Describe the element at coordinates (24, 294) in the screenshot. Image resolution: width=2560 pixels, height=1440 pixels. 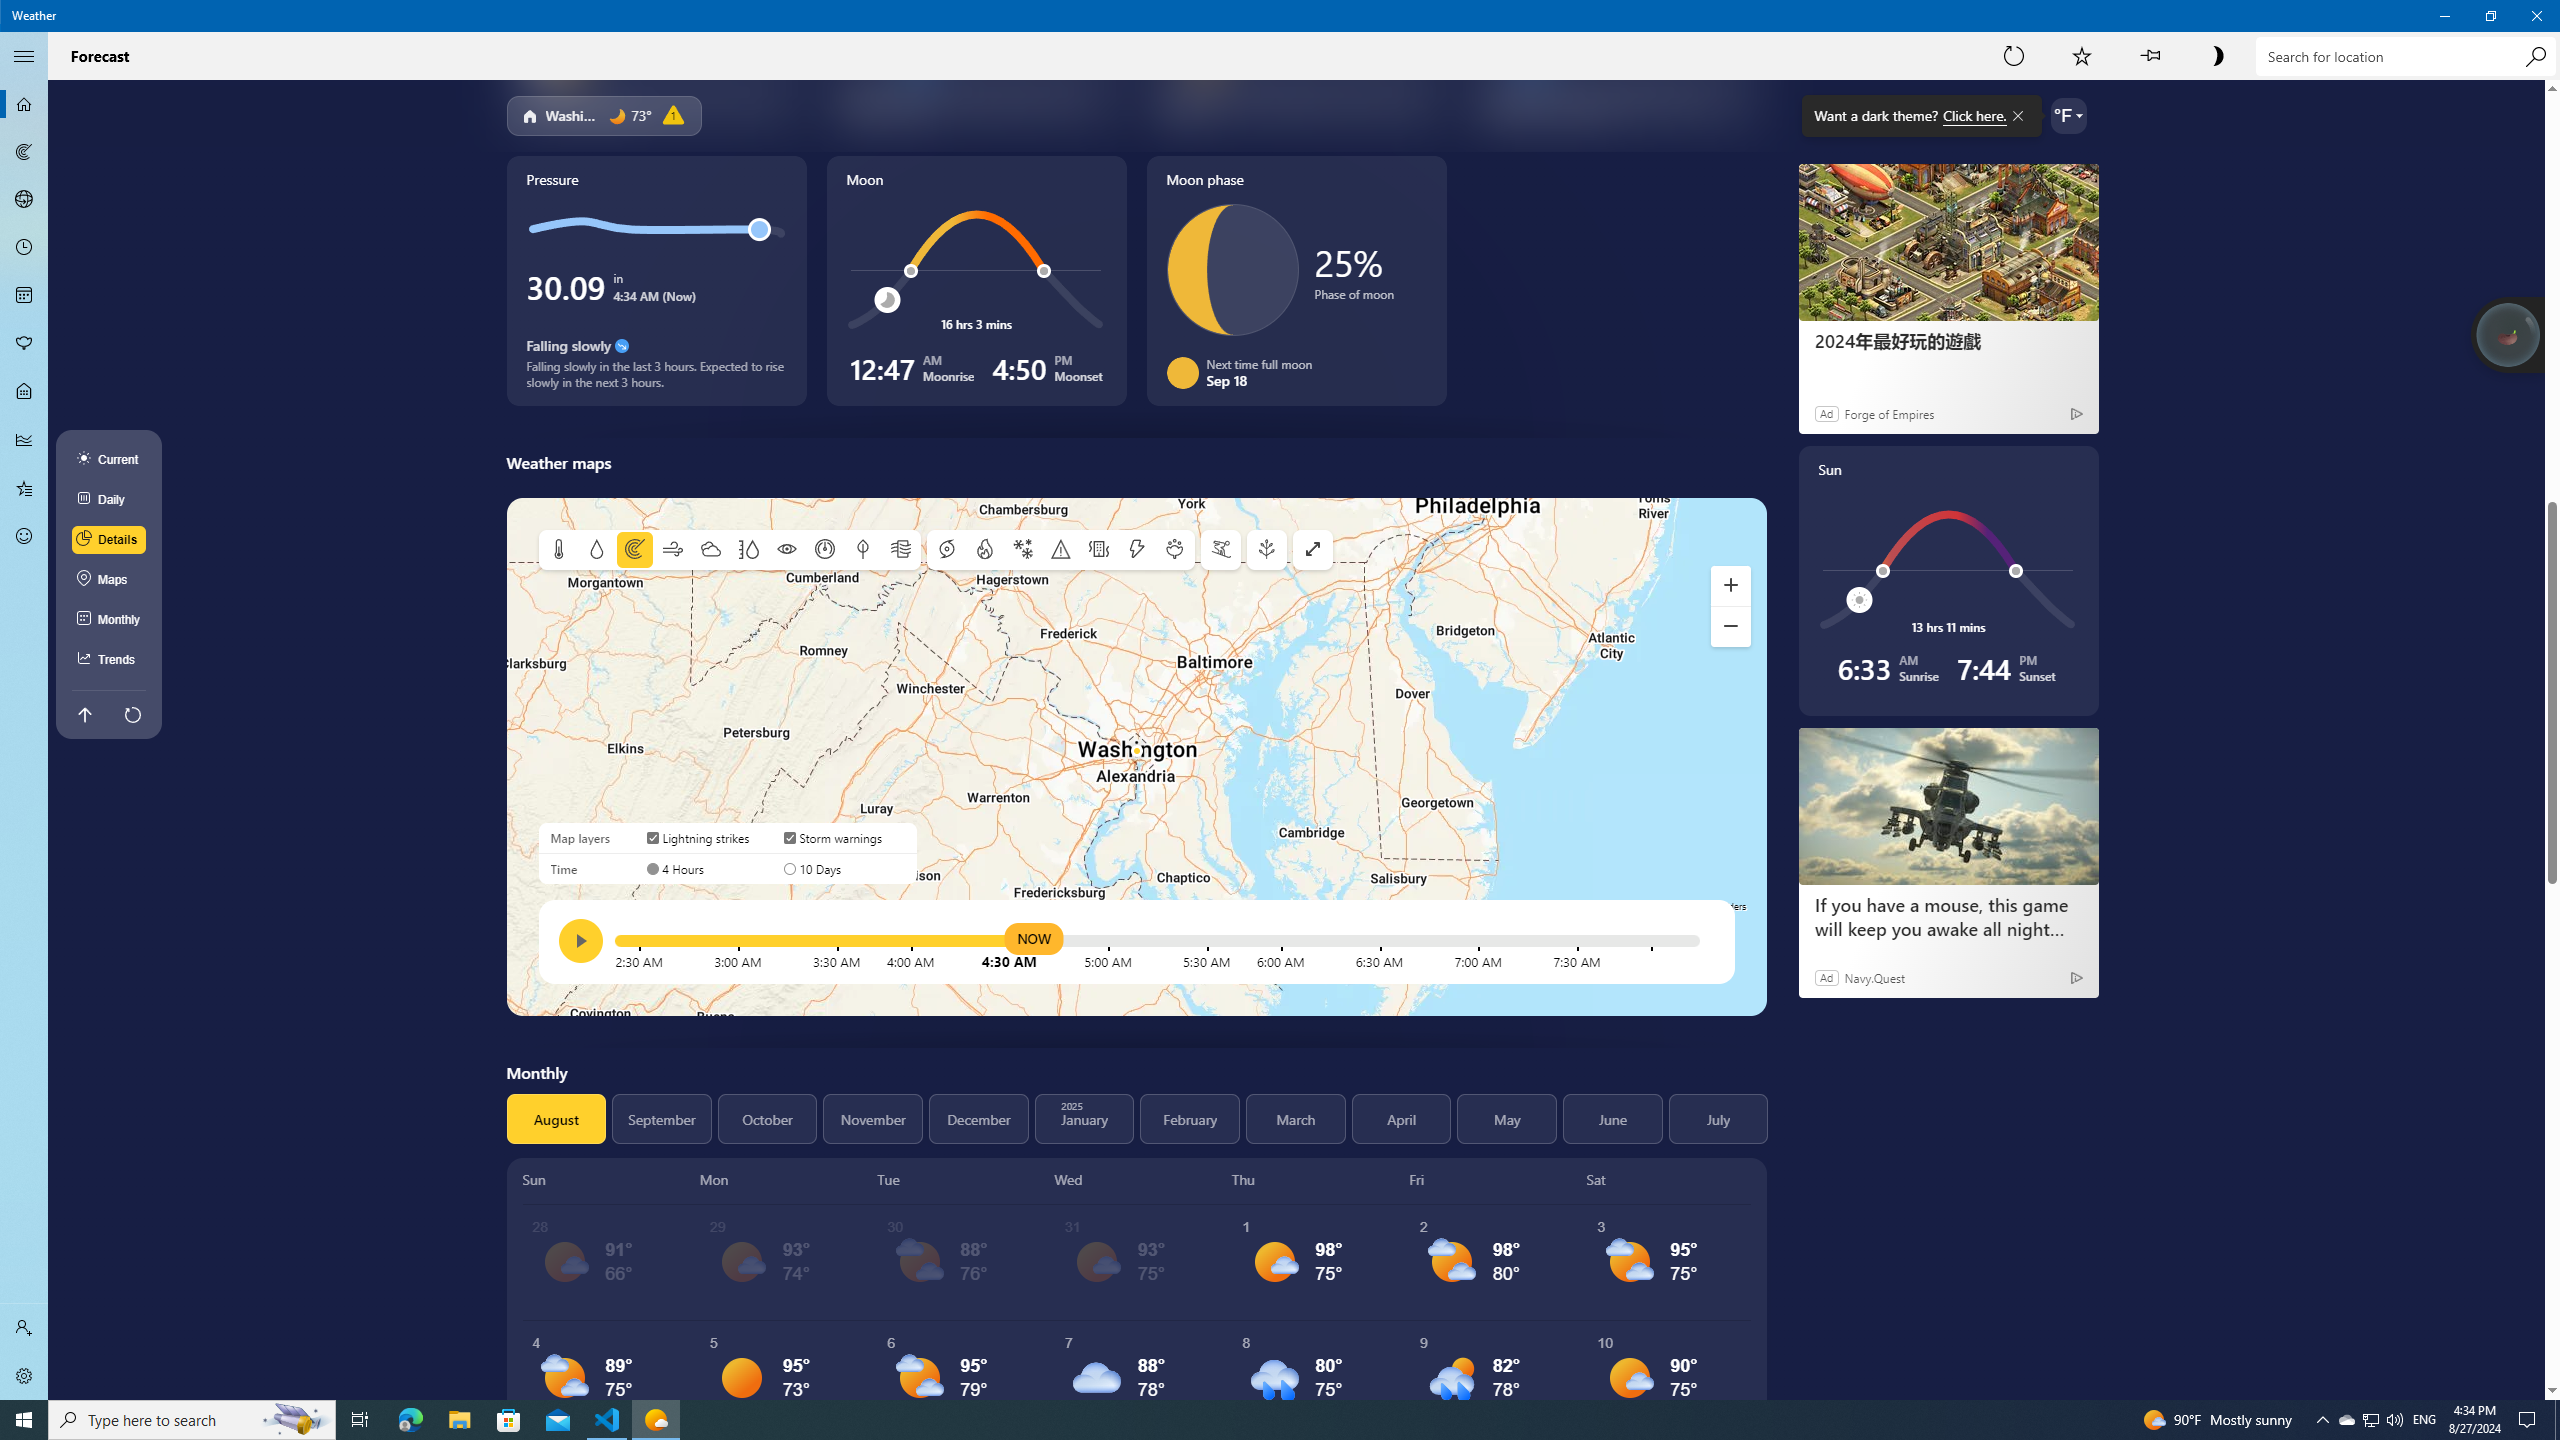
I see `'Monthly Forecast - Not Selected'` at that location.